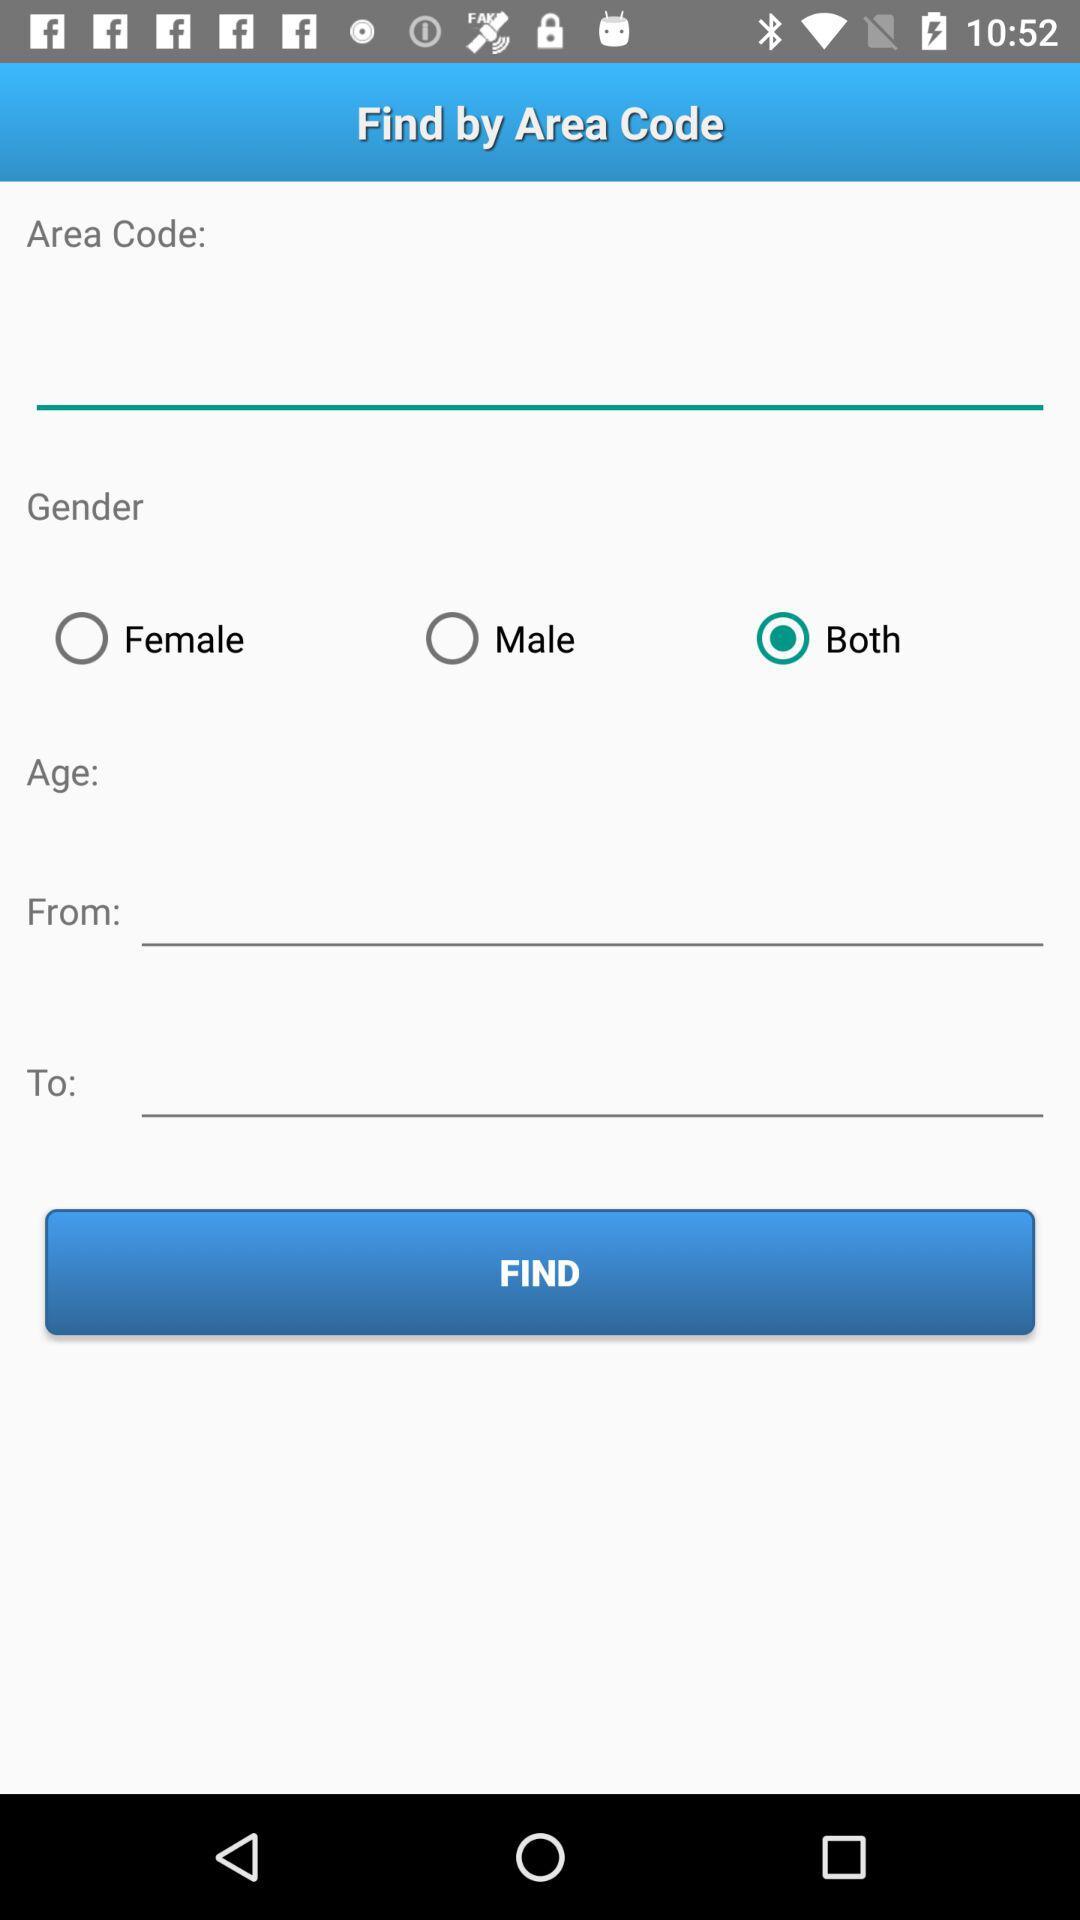  I want to click on the radio button to the right of female item, so click(562, 637).